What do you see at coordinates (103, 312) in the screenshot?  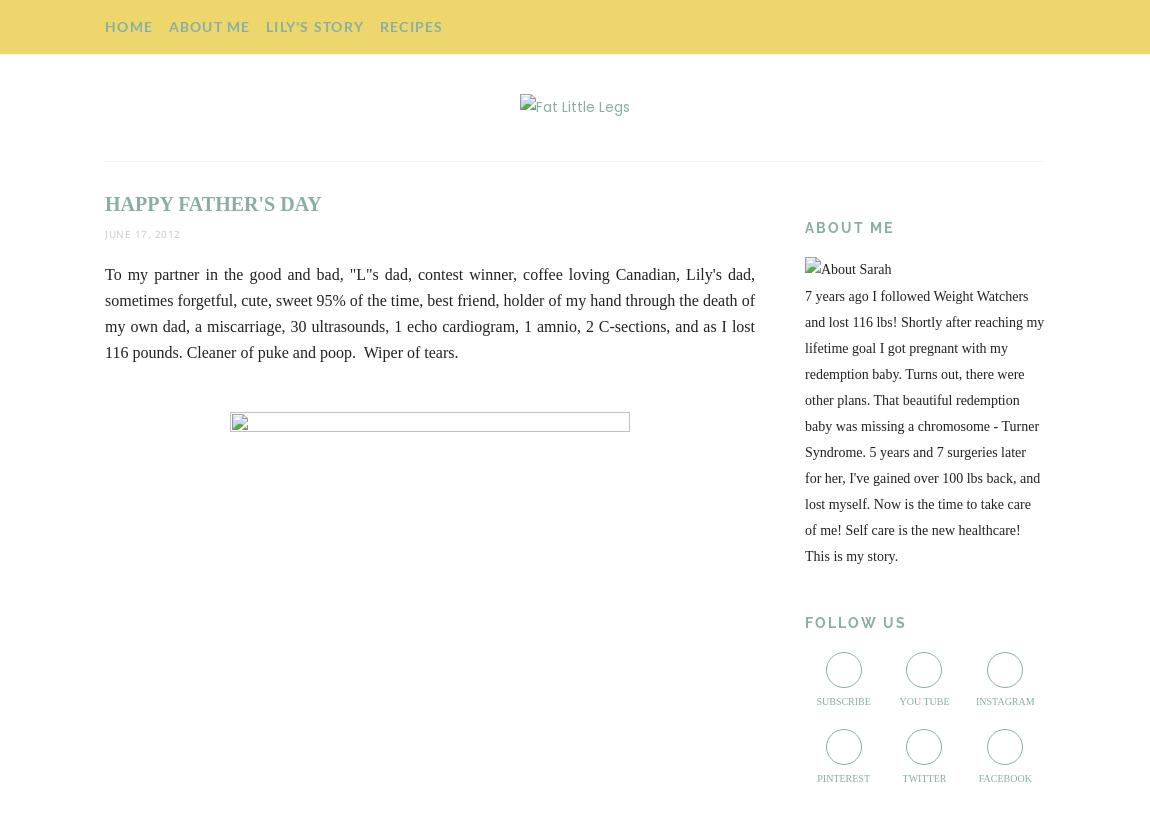 I see `'To my partner in the good and bad, "L"s dad, contest winner, coffee loving Canadian, Lily's dad, sometimes forgetful, cute, sweet 95% of the time, best friend, holder of my hand through the death of my own dad, a miscarriage, 30 ultrasounds, 1 echo cardiogram, 1 amnio, 2 C-sections, and as I lost 116 pounds. Cleaner of puke and poop.  Wiper of tears.'` at bounding box center [103, 312].